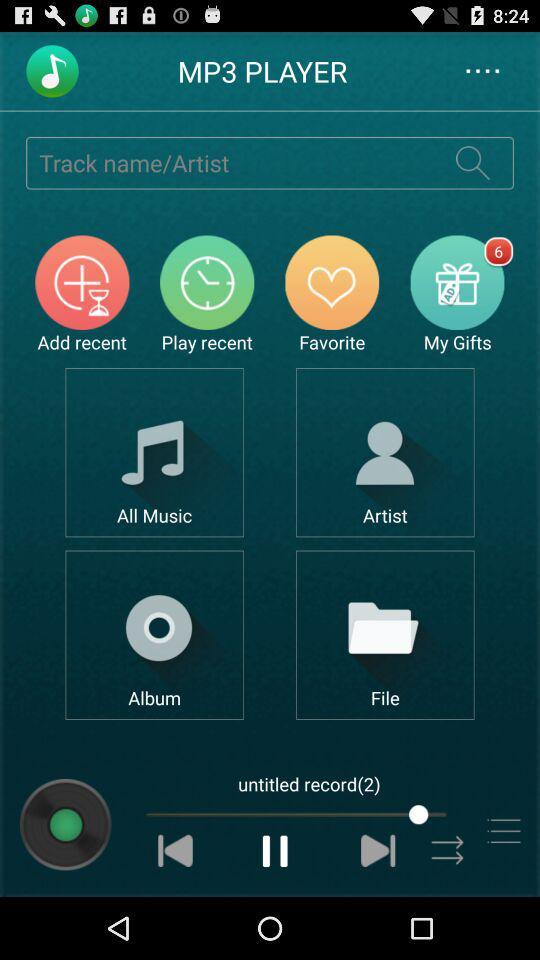 The height and width of the screenshot is (960, 540). What do you see at coordinates (378, 849) in the screenshot?
I see `skip to next` at bounding box center [378, 849].